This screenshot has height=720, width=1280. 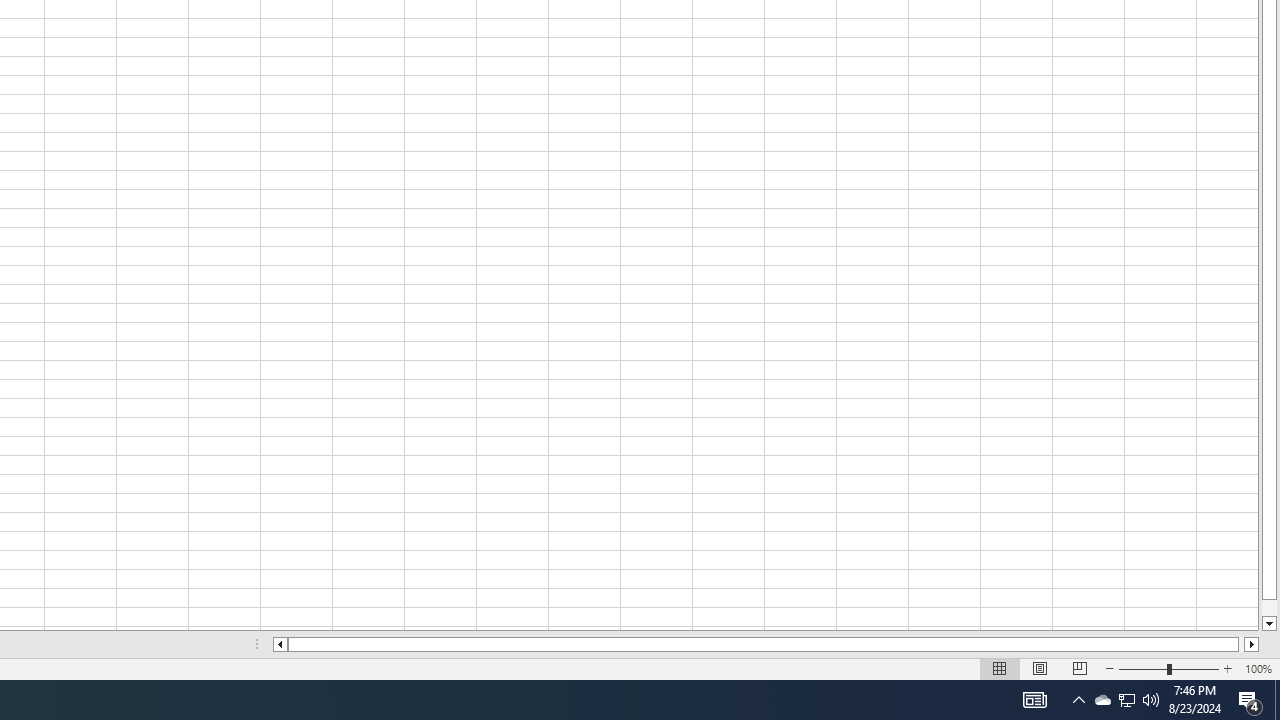 I want to click on 'Zoom Out', so click(x=1143, y=669).